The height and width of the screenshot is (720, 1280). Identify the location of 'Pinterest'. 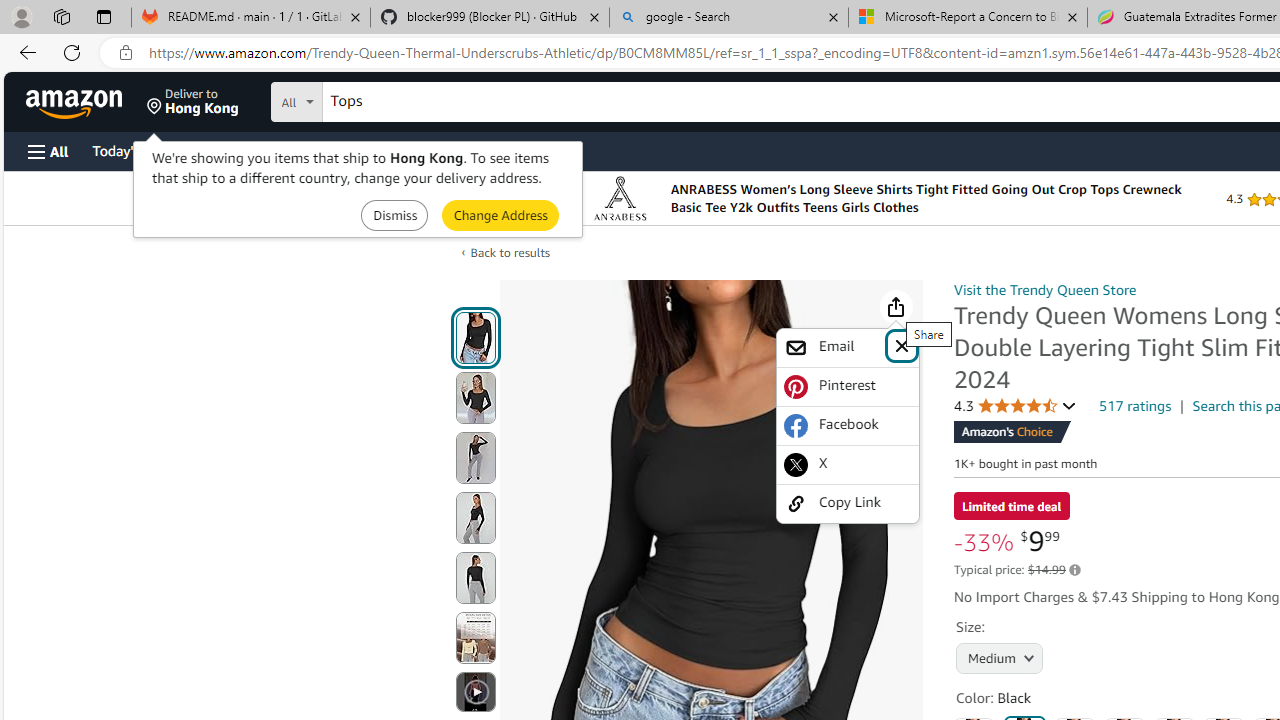
(848, 387).